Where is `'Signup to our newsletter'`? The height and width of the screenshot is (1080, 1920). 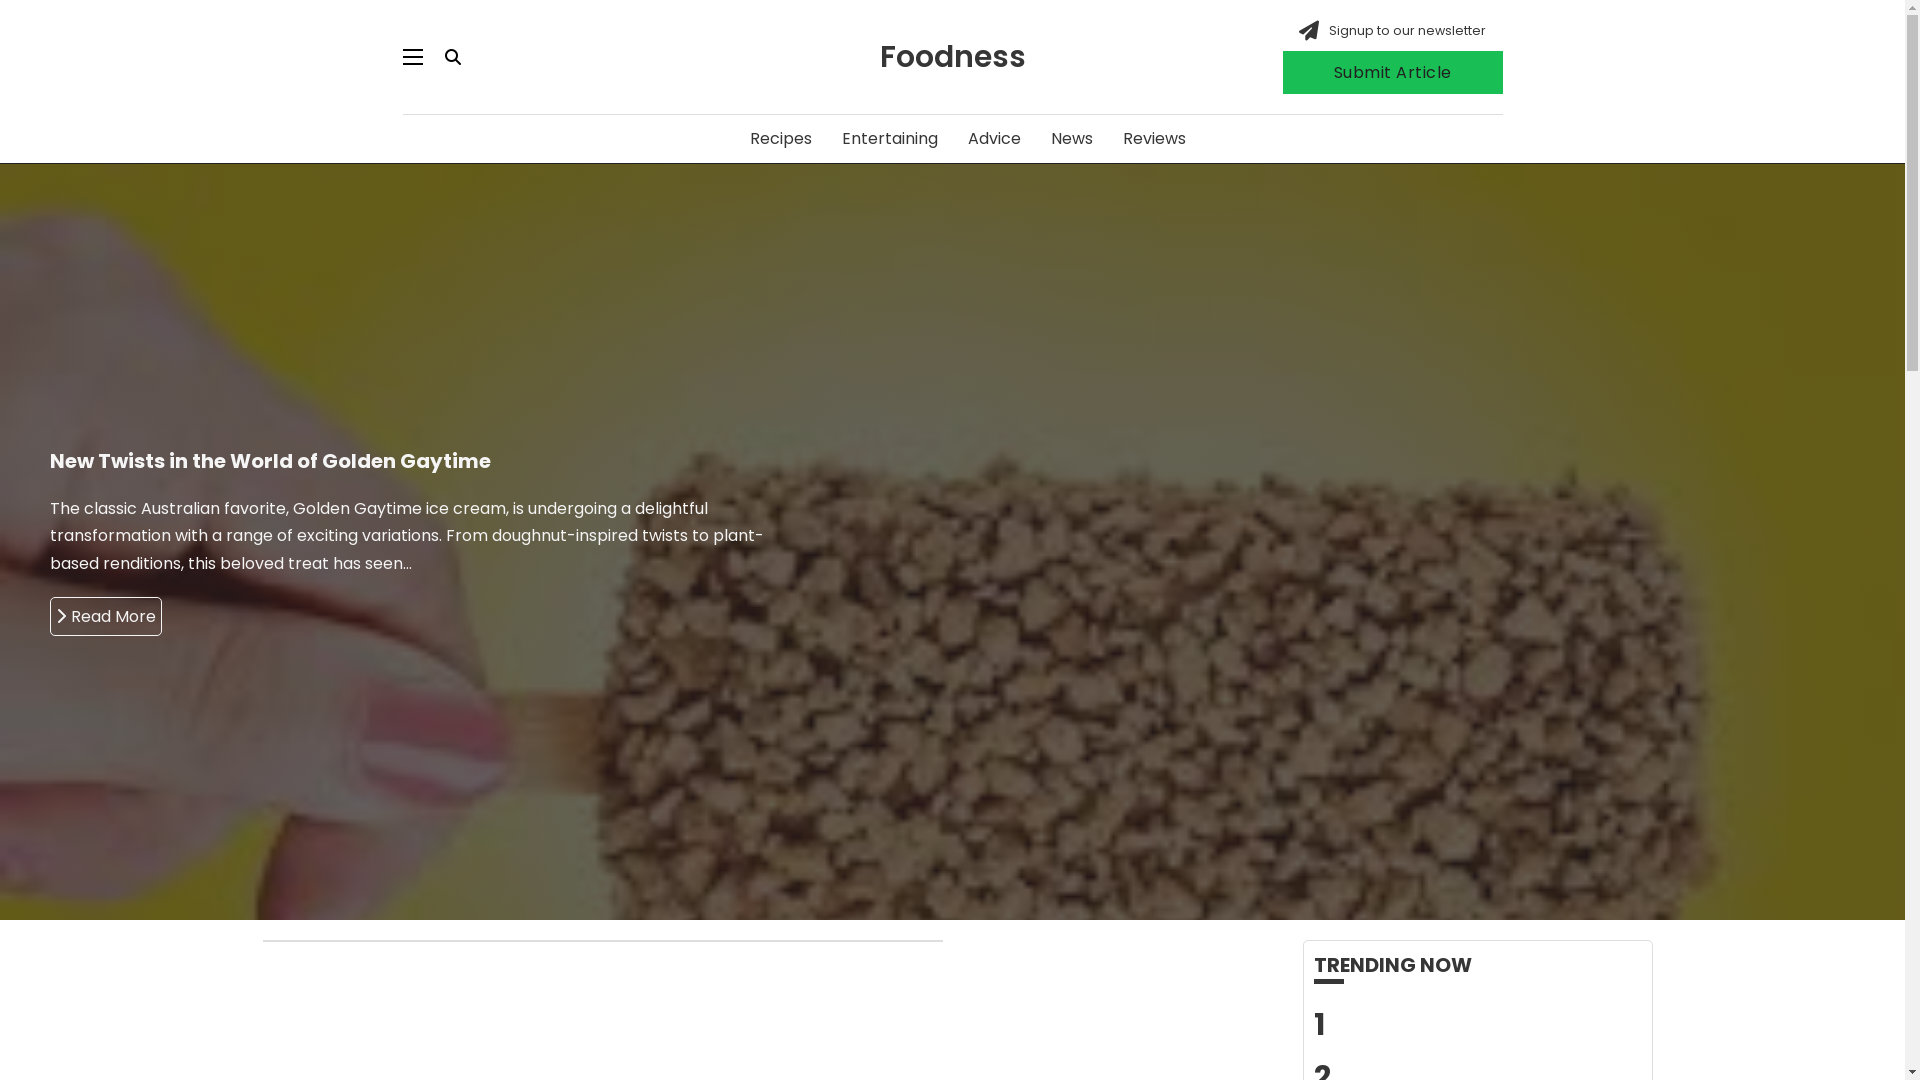
'Signup to our newsletter' is located at coordinates (1406, 30).